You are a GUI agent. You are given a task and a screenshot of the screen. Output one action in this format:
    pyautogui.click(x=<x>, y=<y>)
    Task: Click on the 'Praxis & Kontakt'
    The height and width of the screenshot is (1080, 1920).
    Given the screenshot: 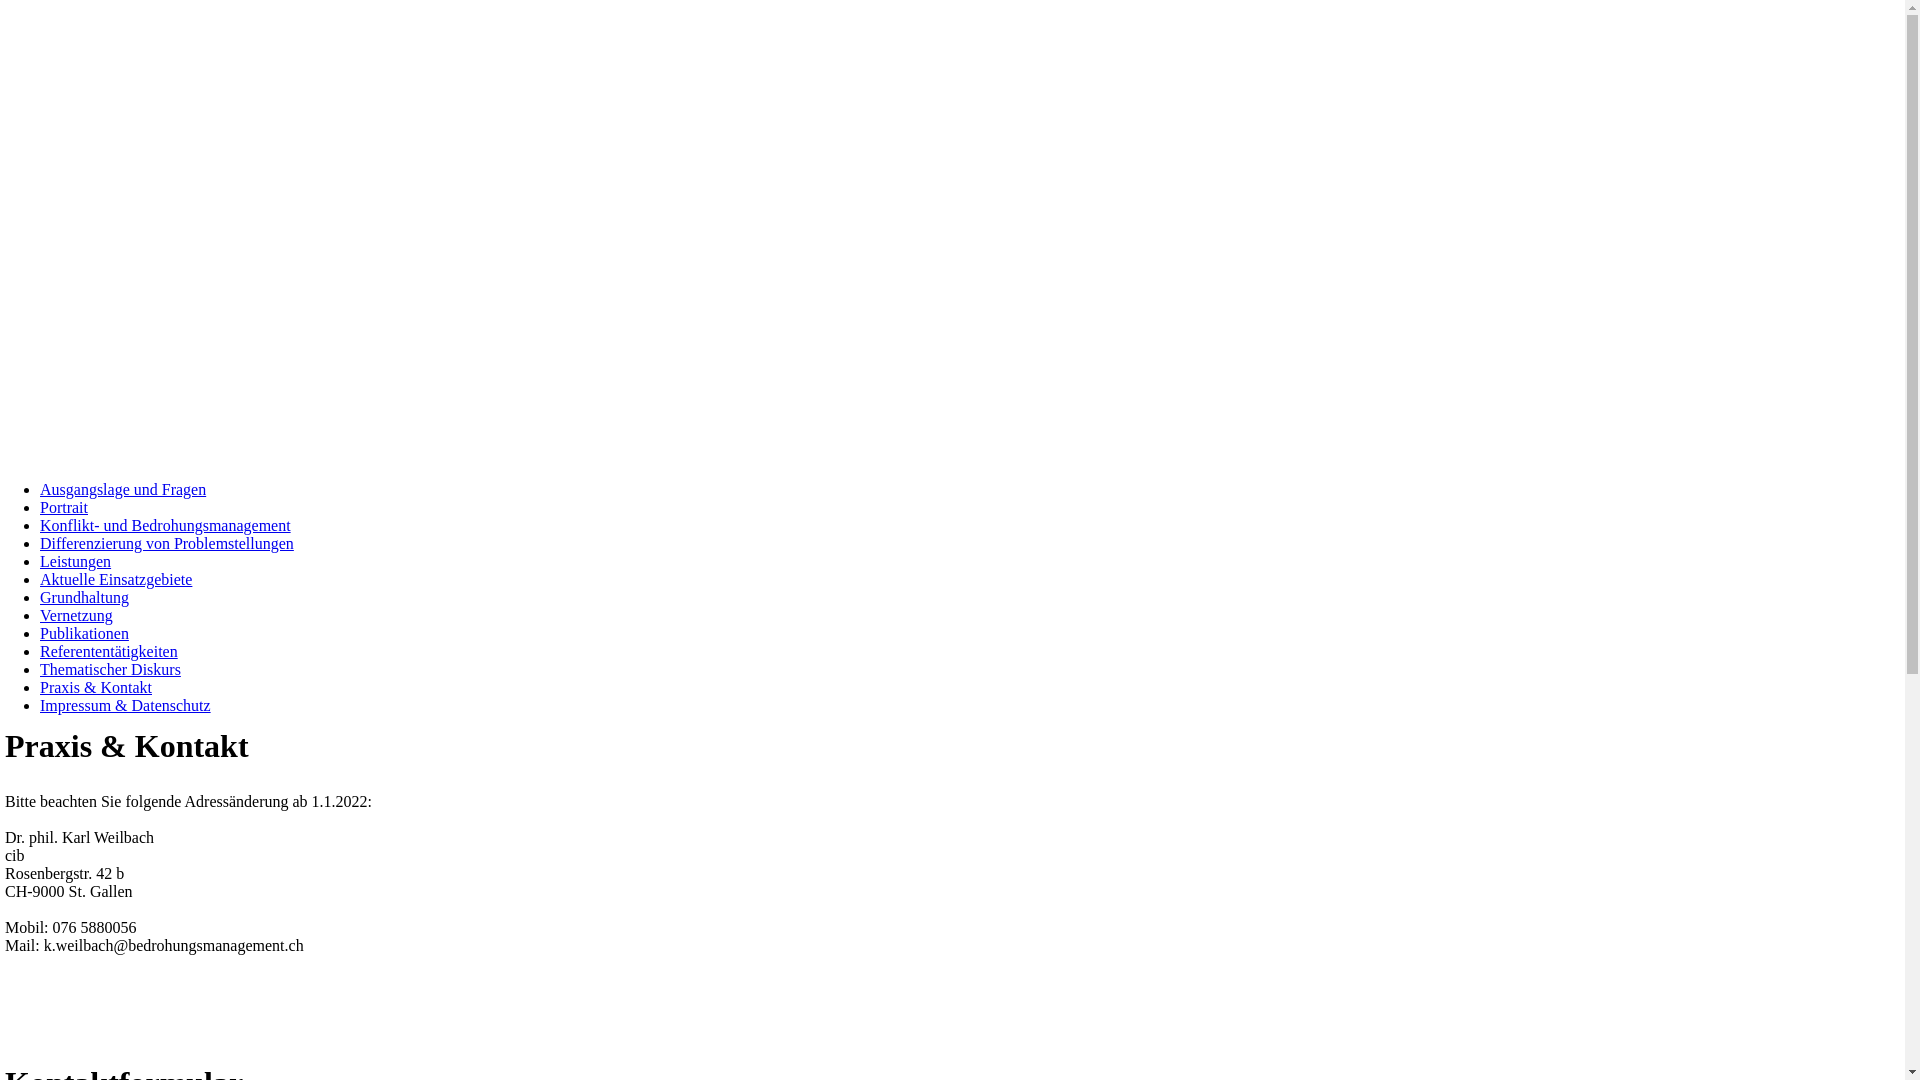 What is the action you would take?
    pyautogui.click(x=95, y=686)
    